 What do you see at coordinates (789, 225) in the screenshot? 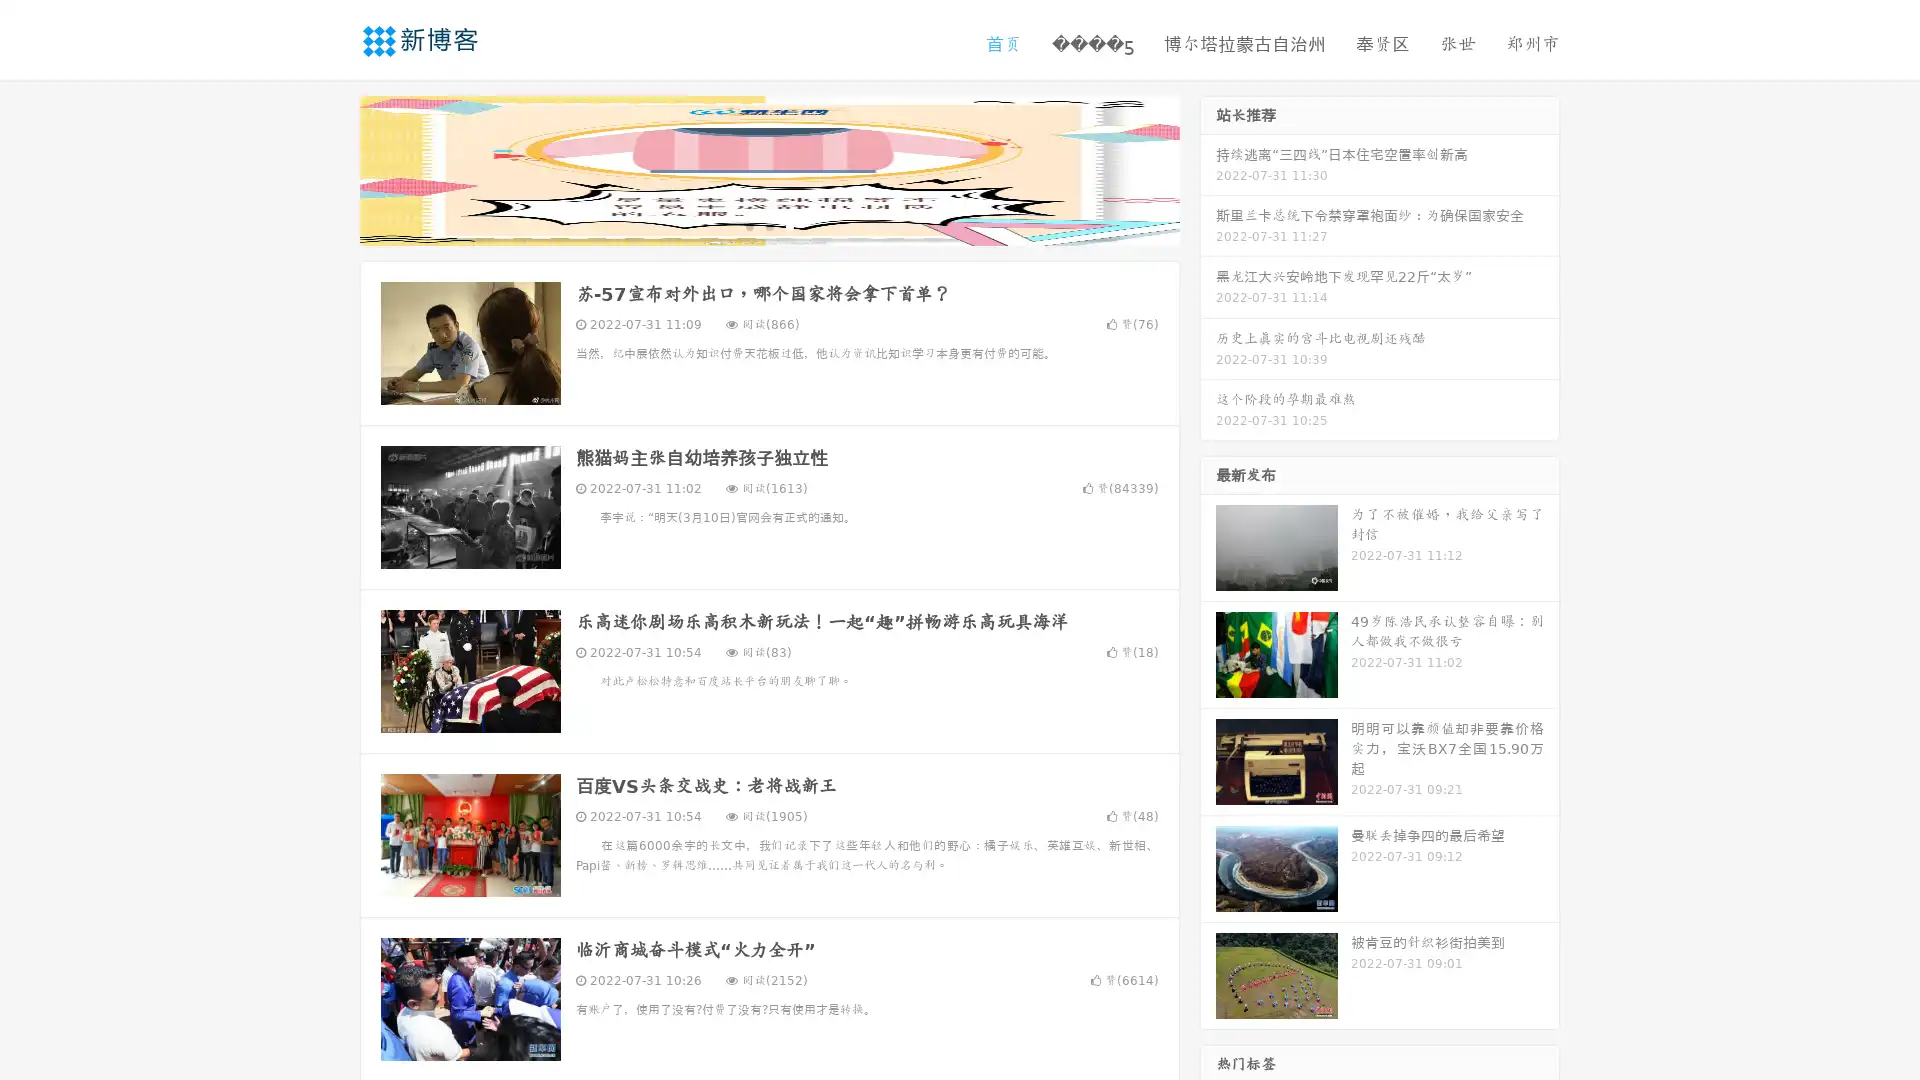
I see `Go to slide 3` at bounding box center [789, 225].